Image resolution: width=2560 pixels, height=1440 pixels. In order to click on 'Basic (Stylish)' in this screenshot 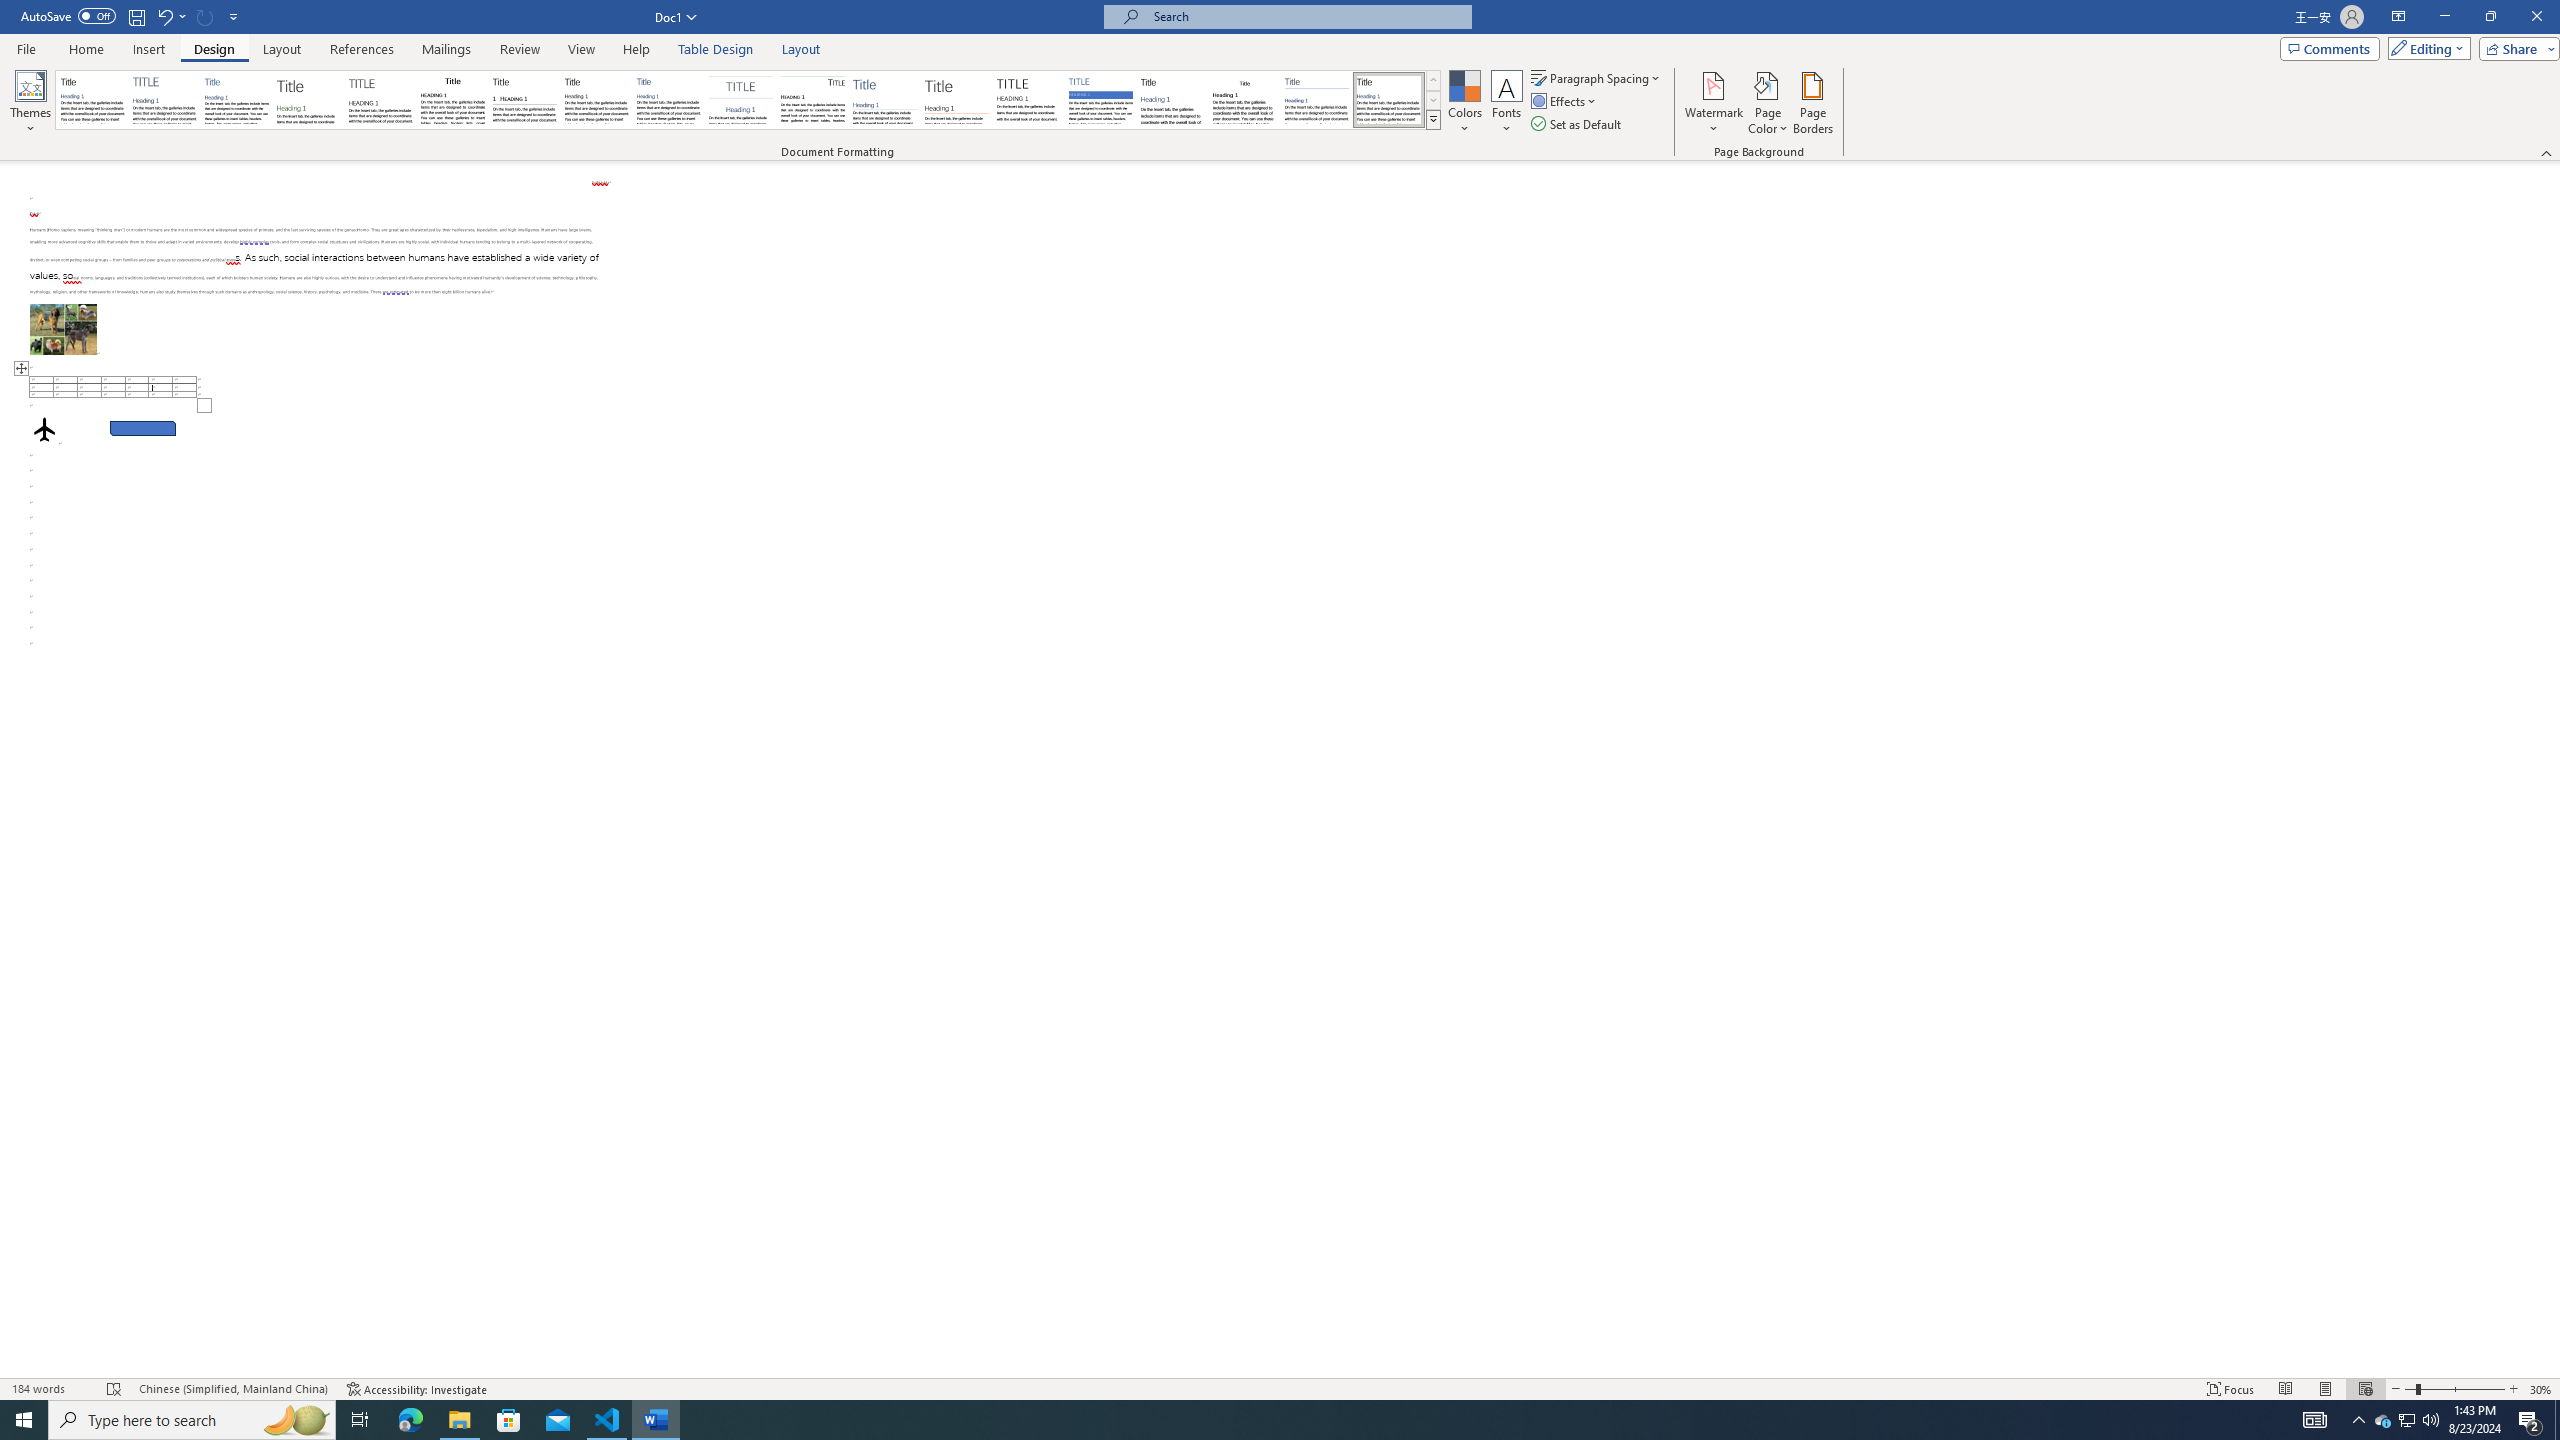, I will do `click(309, 99)`.